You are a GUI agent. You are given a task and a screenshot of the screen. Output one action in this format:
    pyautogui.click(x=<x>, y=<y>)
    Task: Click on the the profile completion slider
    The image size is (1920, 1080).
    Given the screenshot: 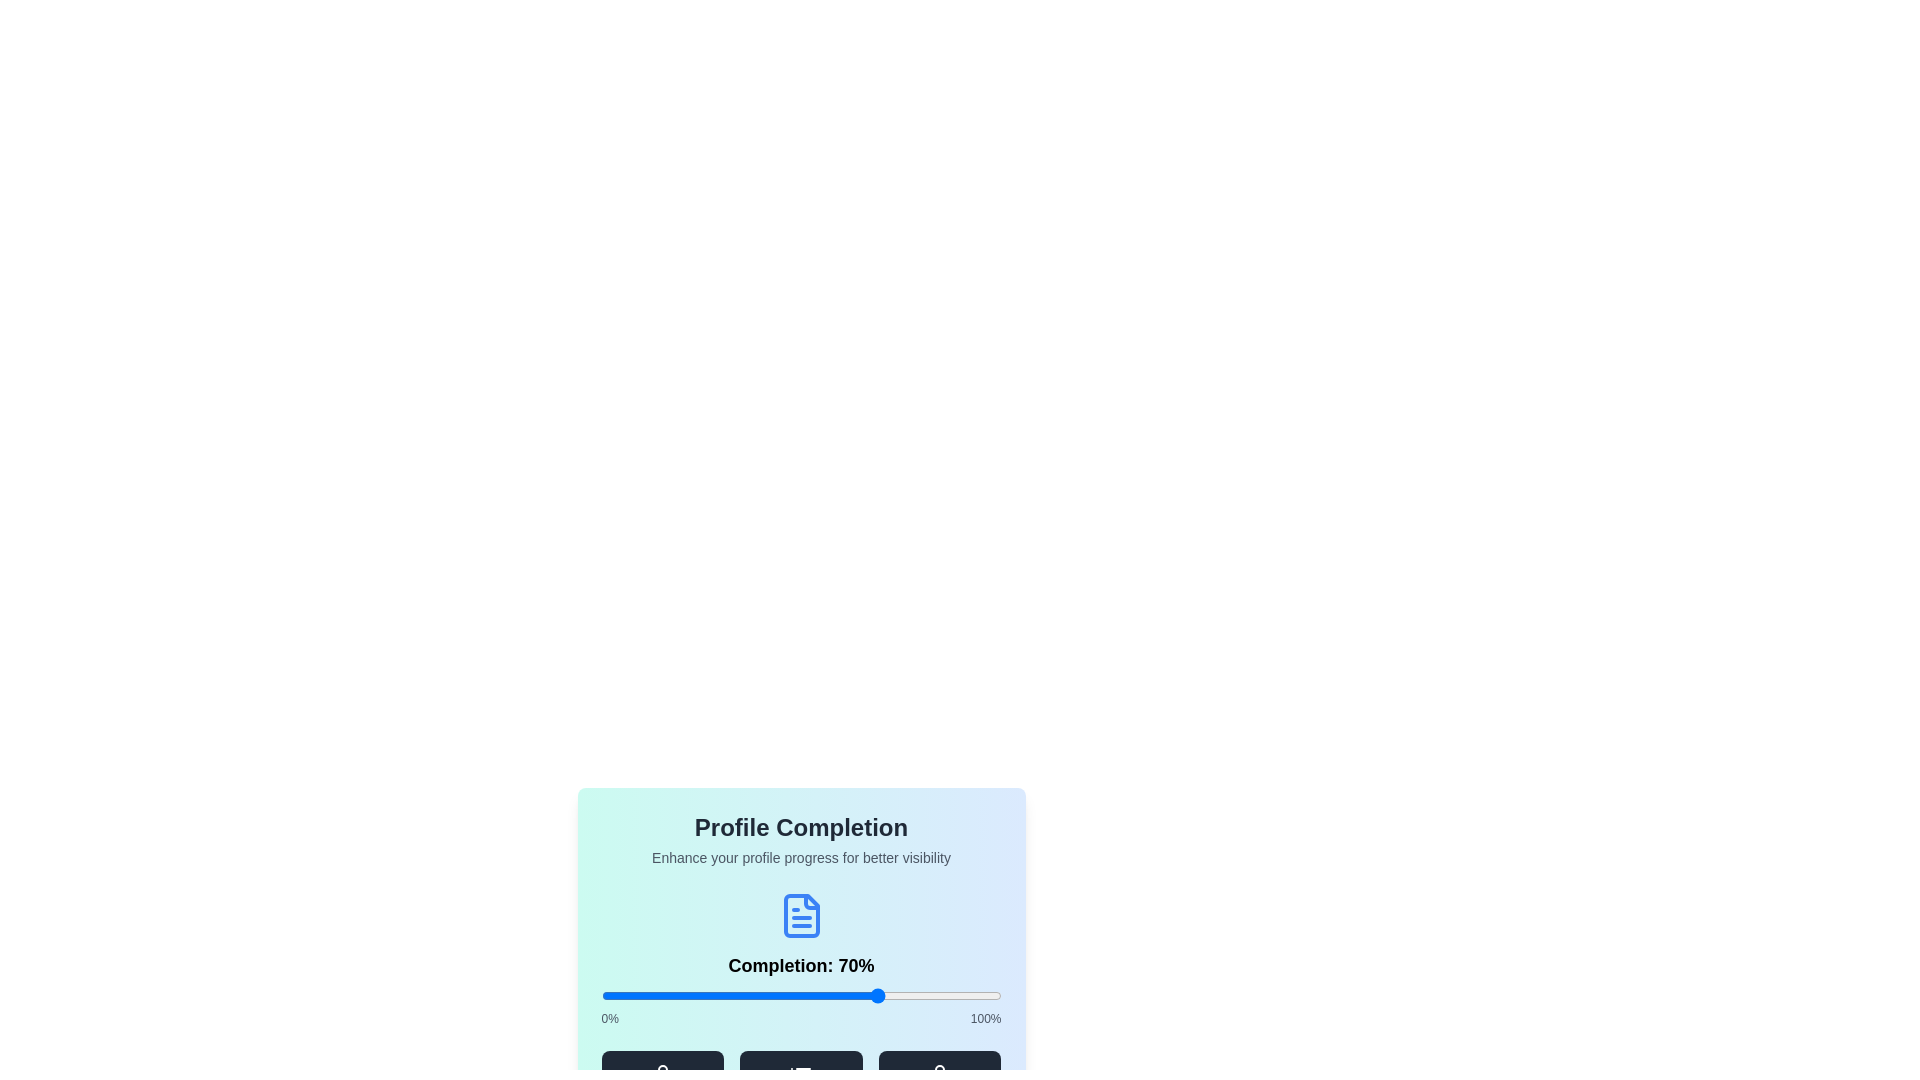 What is the action you would take?
    pyautogui.click(x=932, y=995)
    